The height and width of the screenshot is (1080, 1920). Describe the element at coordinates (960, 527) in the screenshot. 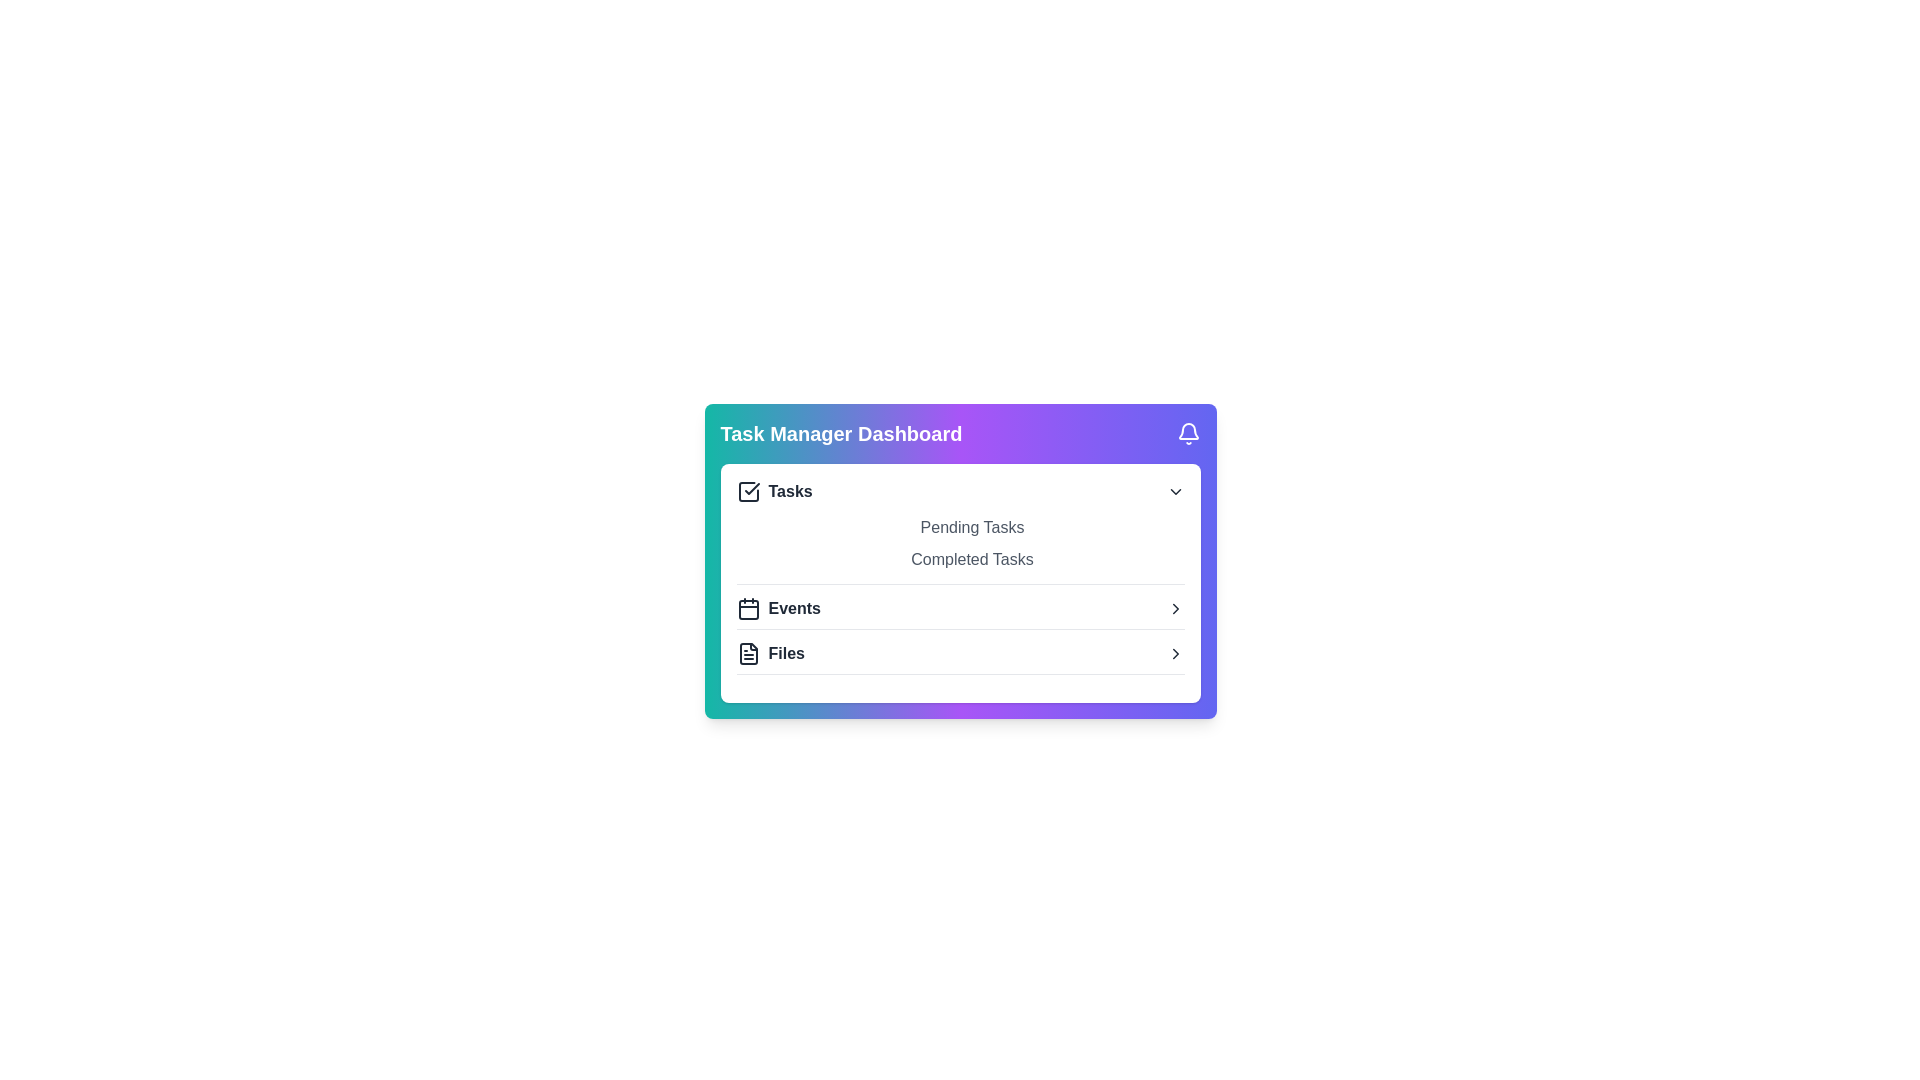

I see `the 'Pending Tasks' navigation option in the Task Manager Dashboard` at that location.